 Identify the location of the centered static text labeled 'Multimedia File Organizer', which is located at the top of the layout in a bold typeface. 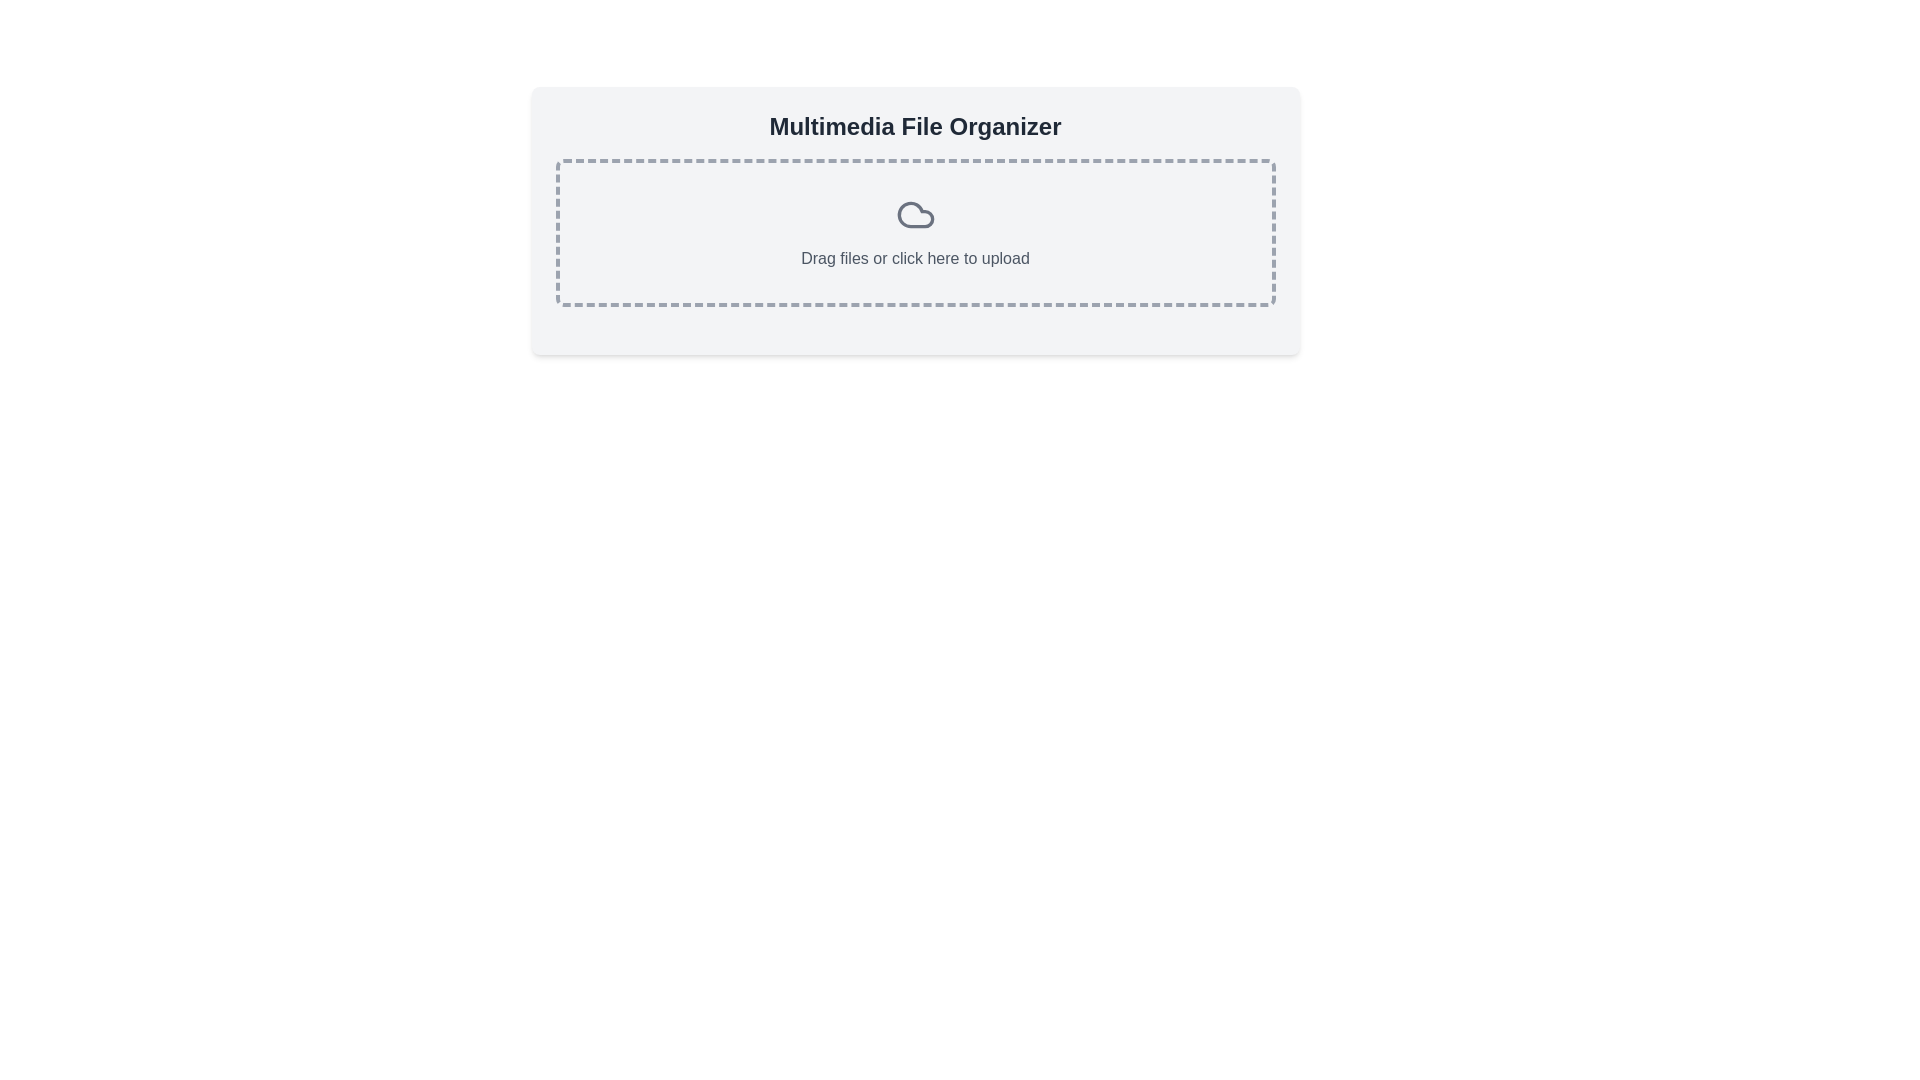
(914, 127).